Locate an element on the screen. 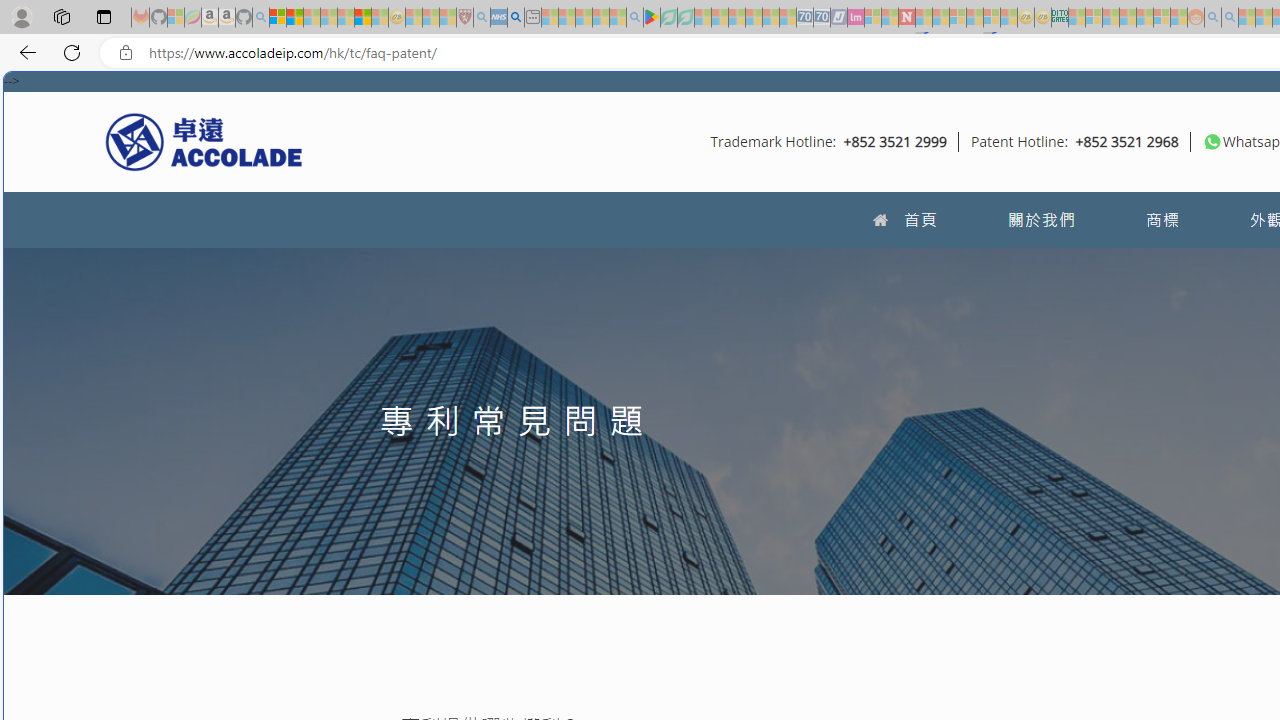  'Bluey: Let' is located at coordinates (652, 17).